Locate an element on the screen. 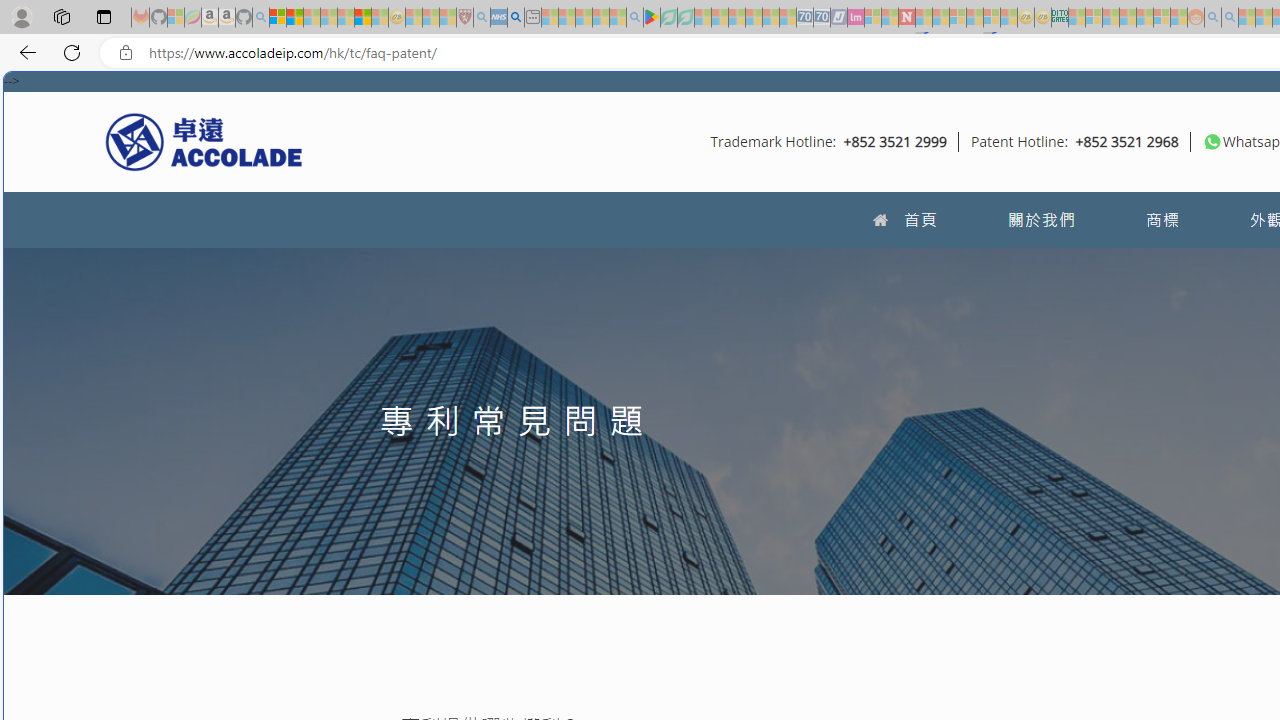  'Bluey: Let' is located at coordinates (652, 17).